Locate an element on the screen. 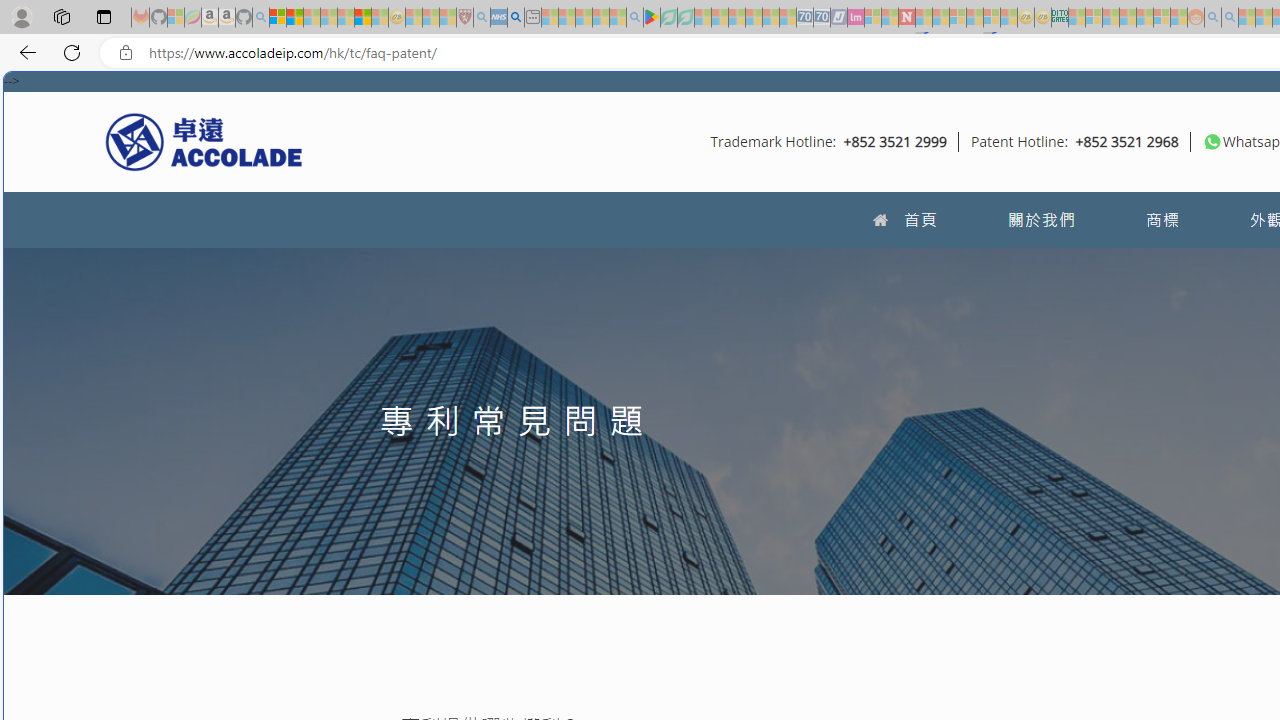  'Bluey: Let' is located at coordinates (652, 17).